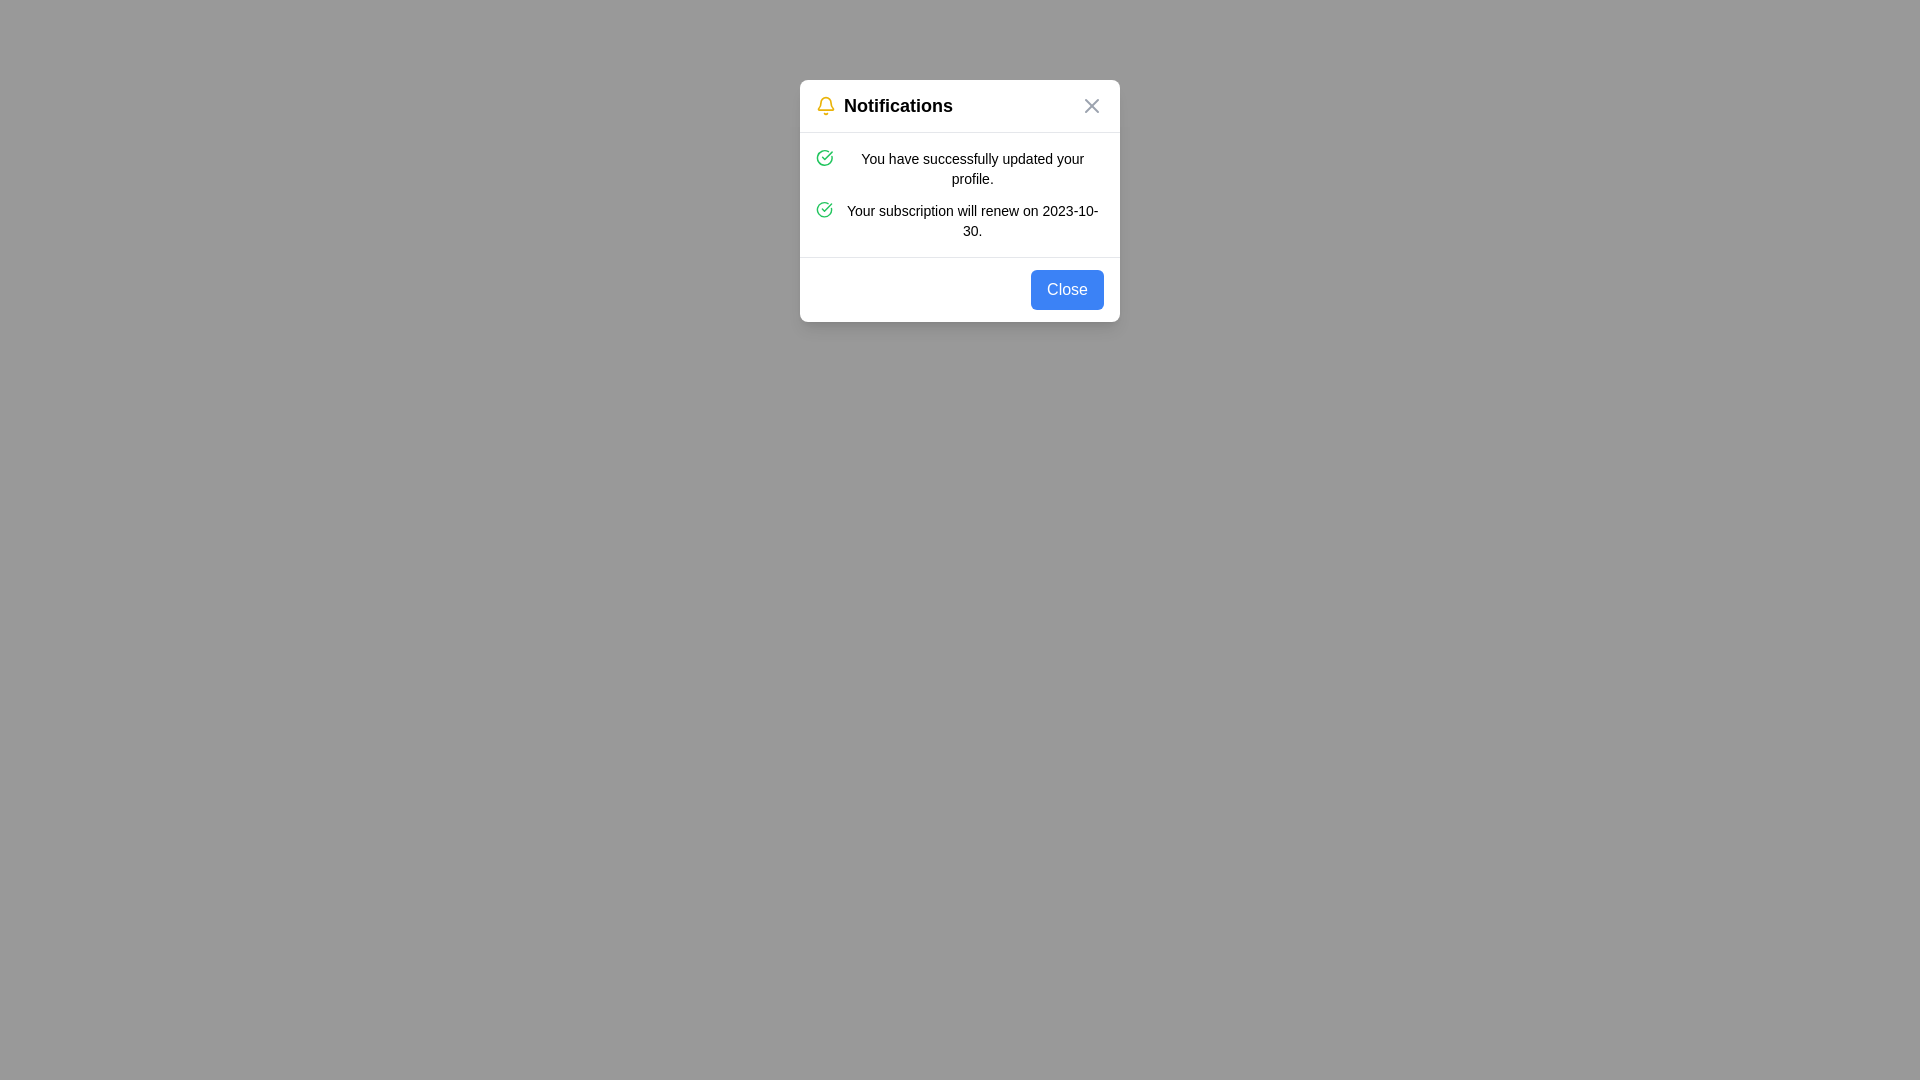 The image size is (1920, 1080). Describe the element at coordinates (1090, 105) in the screenshot. I see `the close button located at the far right end of the header section of the notification modal to change its color` at that location.